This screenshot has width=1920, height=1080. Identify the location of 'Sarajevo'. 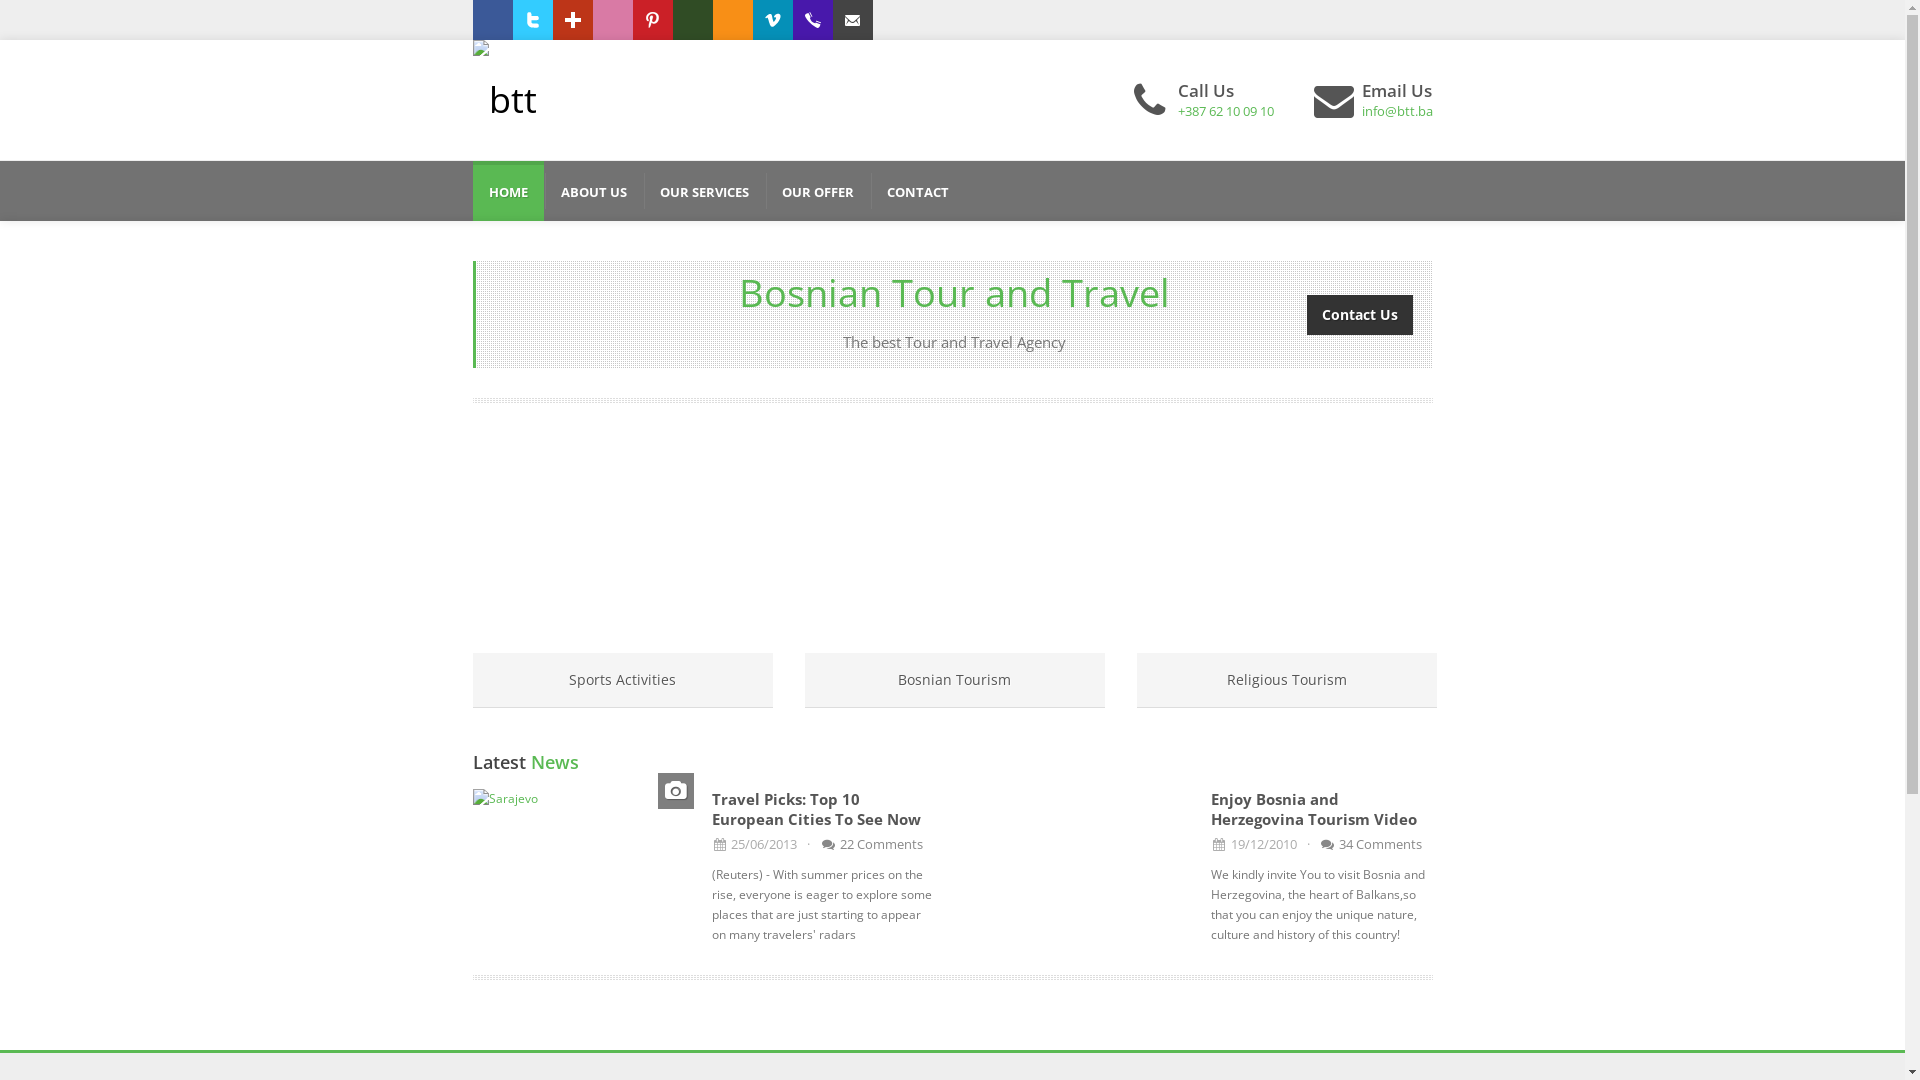
(581, 797).